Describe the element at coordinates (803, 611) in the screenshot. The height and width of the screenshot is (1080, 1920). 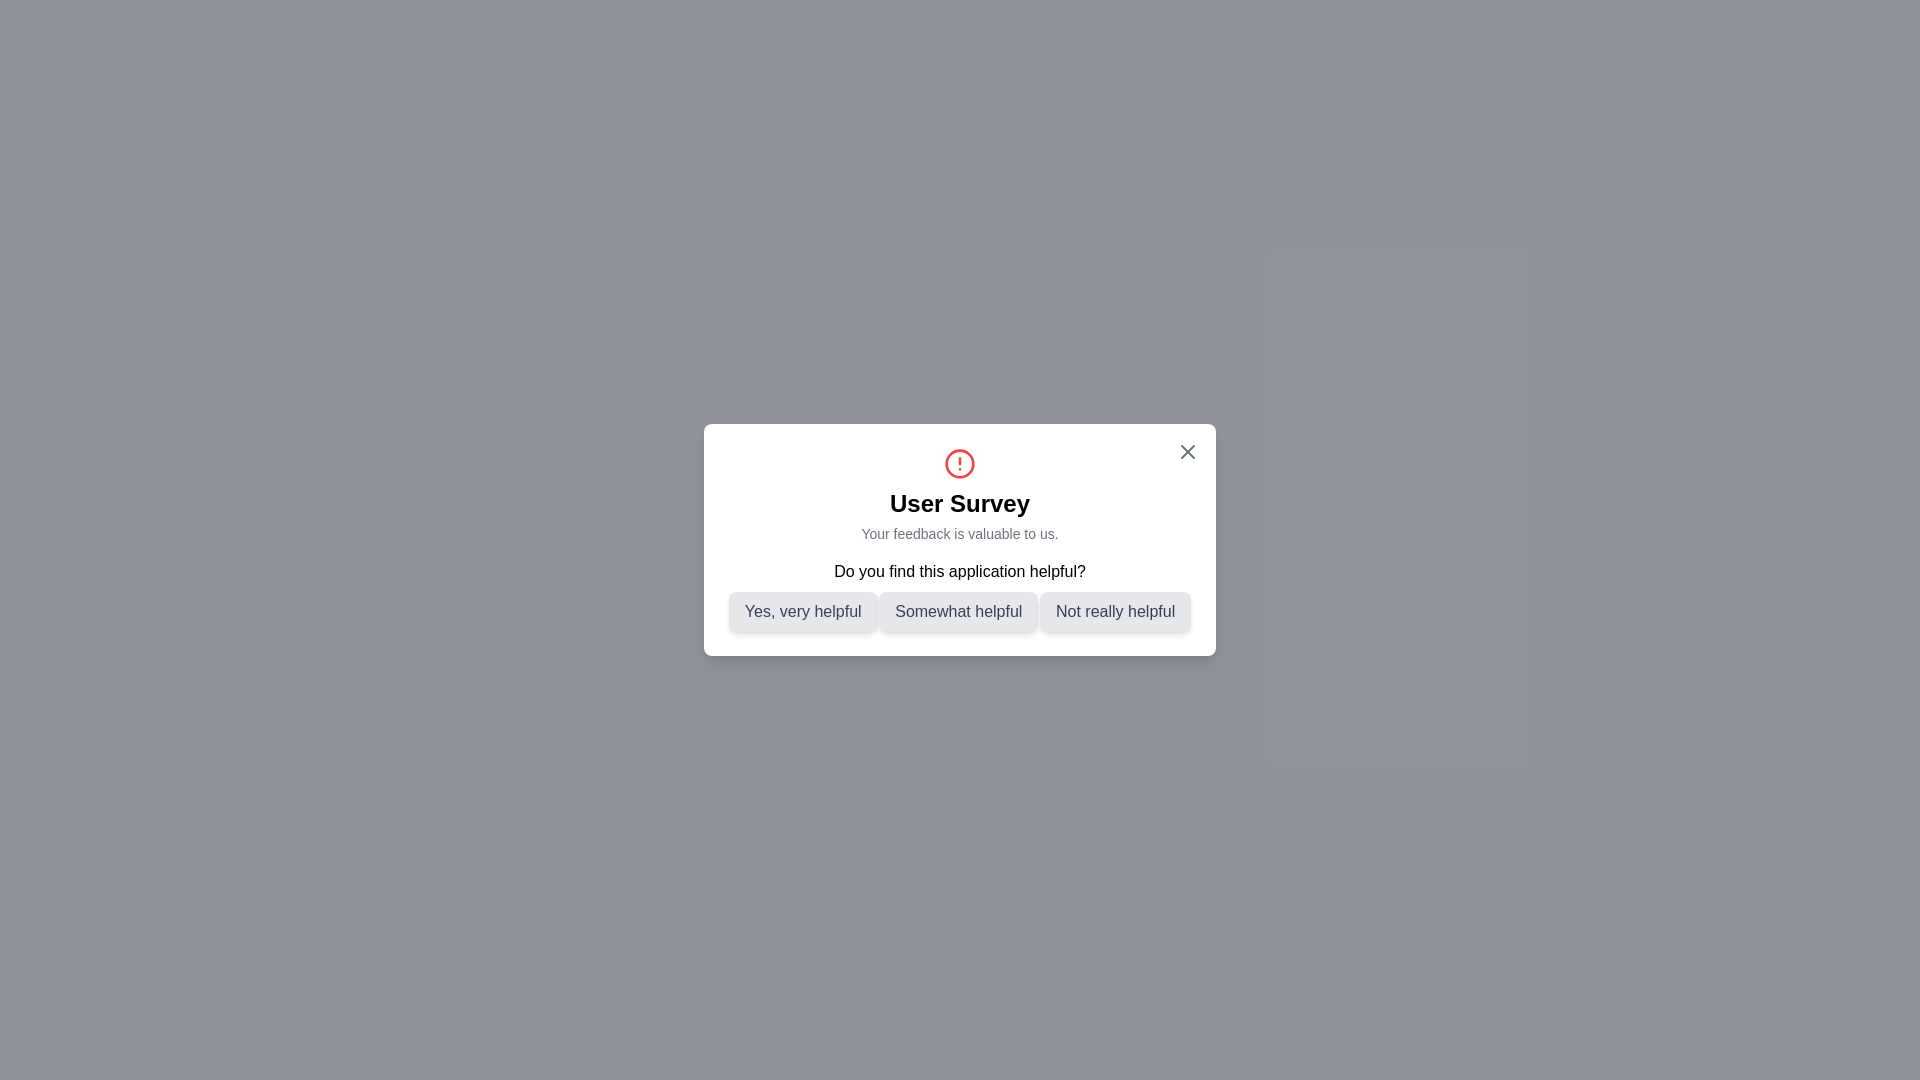
I see `the leftmost button labeled 'Yes, very helpful' in the feedback pop-up modal` at that location.